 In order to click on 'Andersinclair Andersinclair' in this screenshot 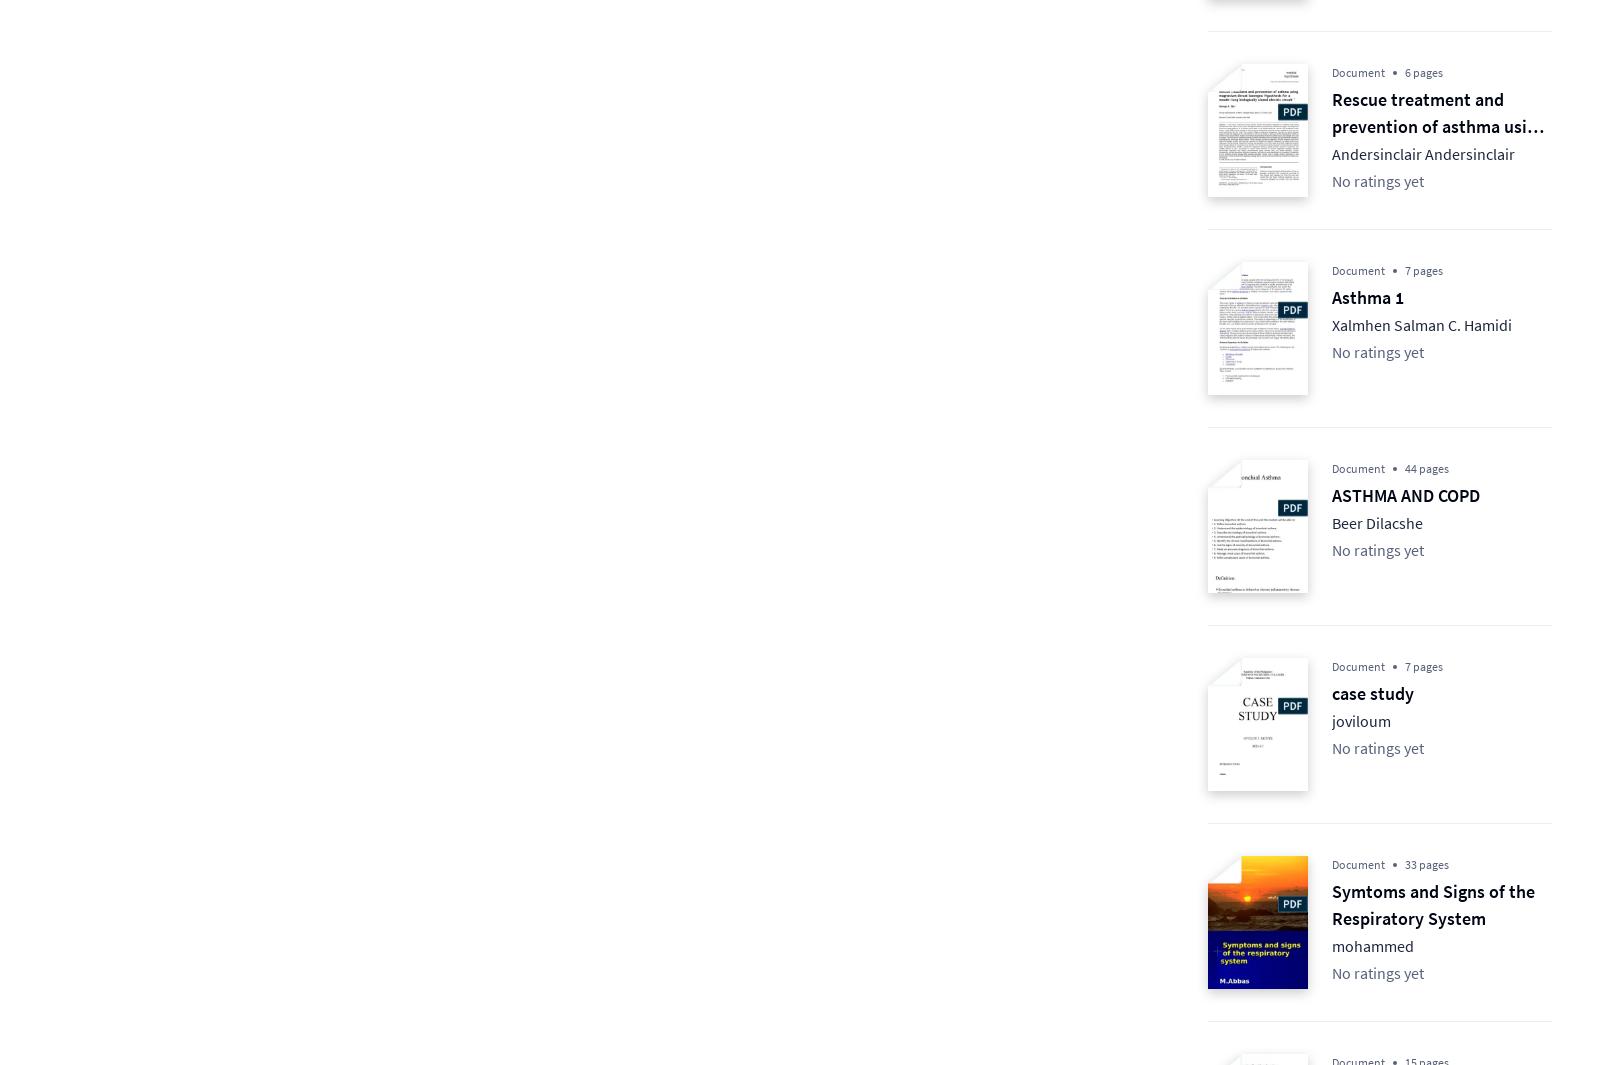, I will do `click(1423, 152)`.